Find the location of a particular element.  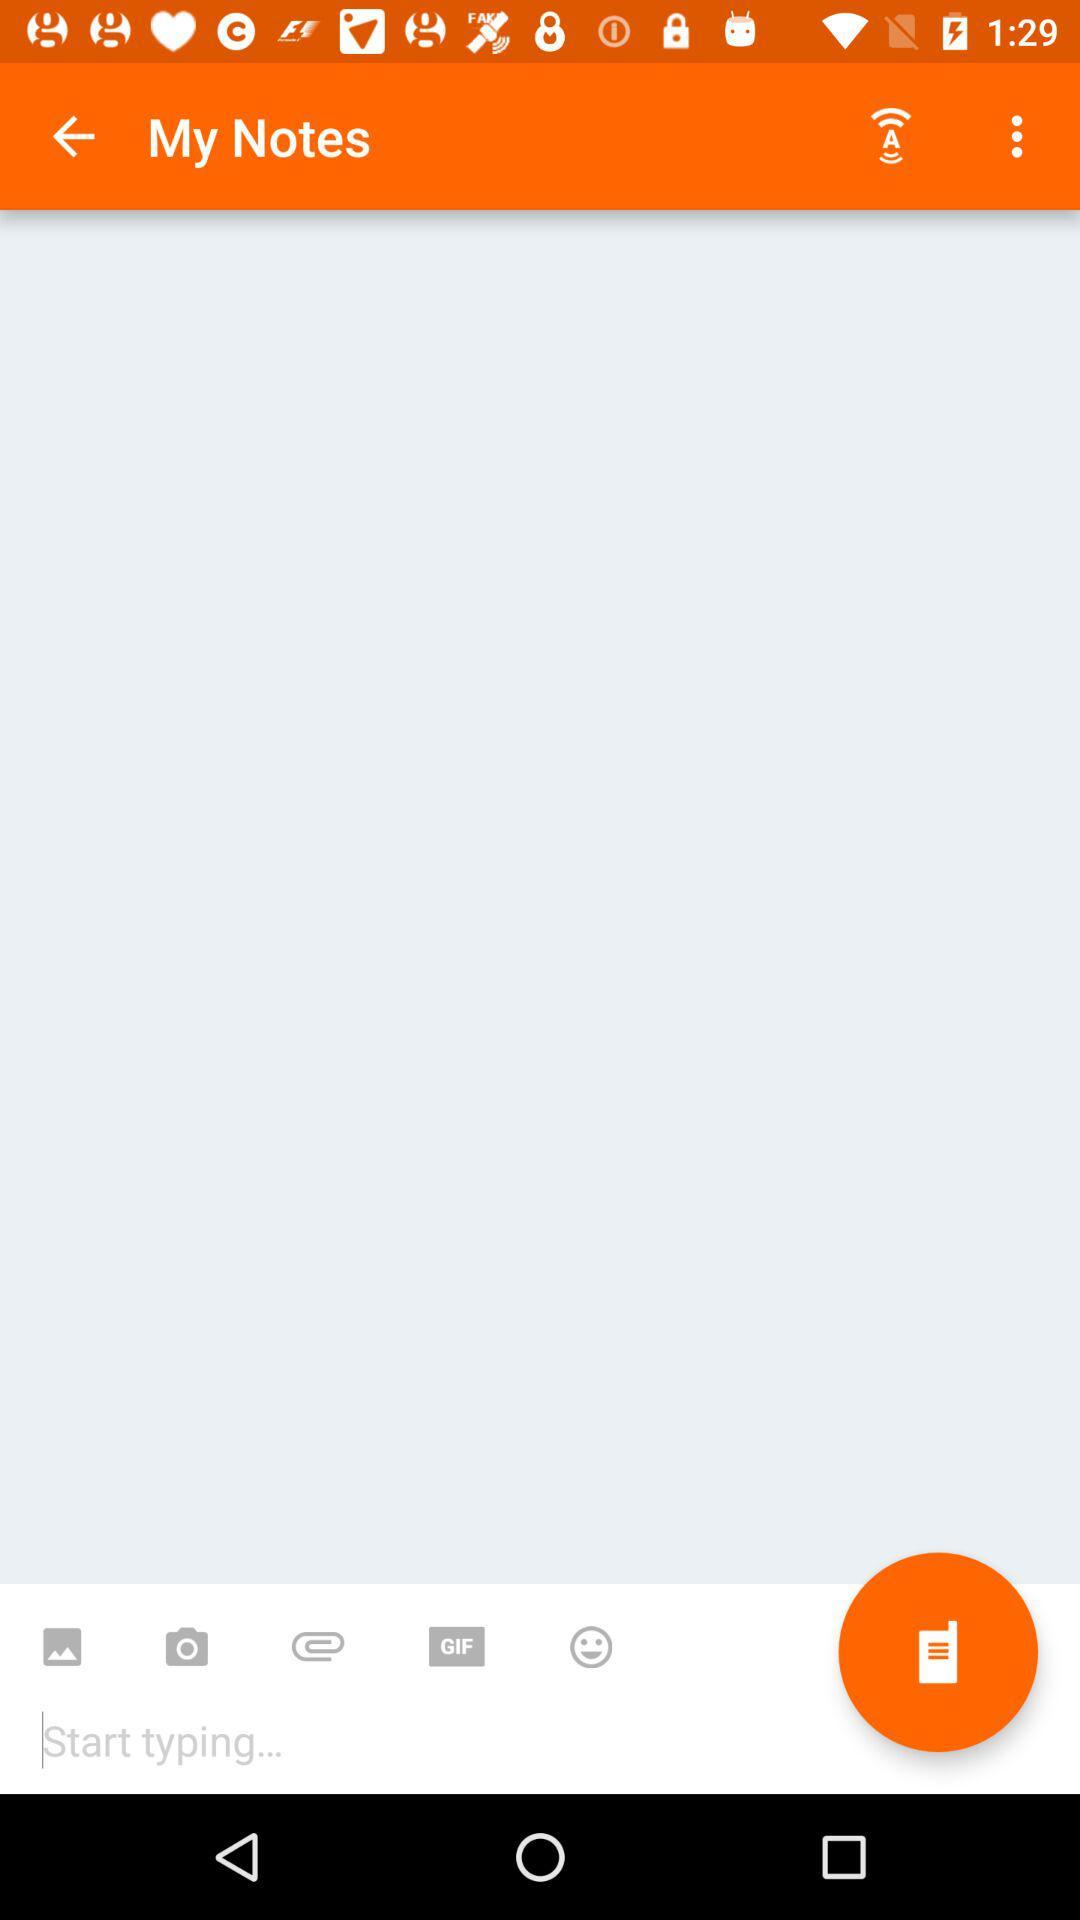

the delete icon is located at coordinates (938, 1652).